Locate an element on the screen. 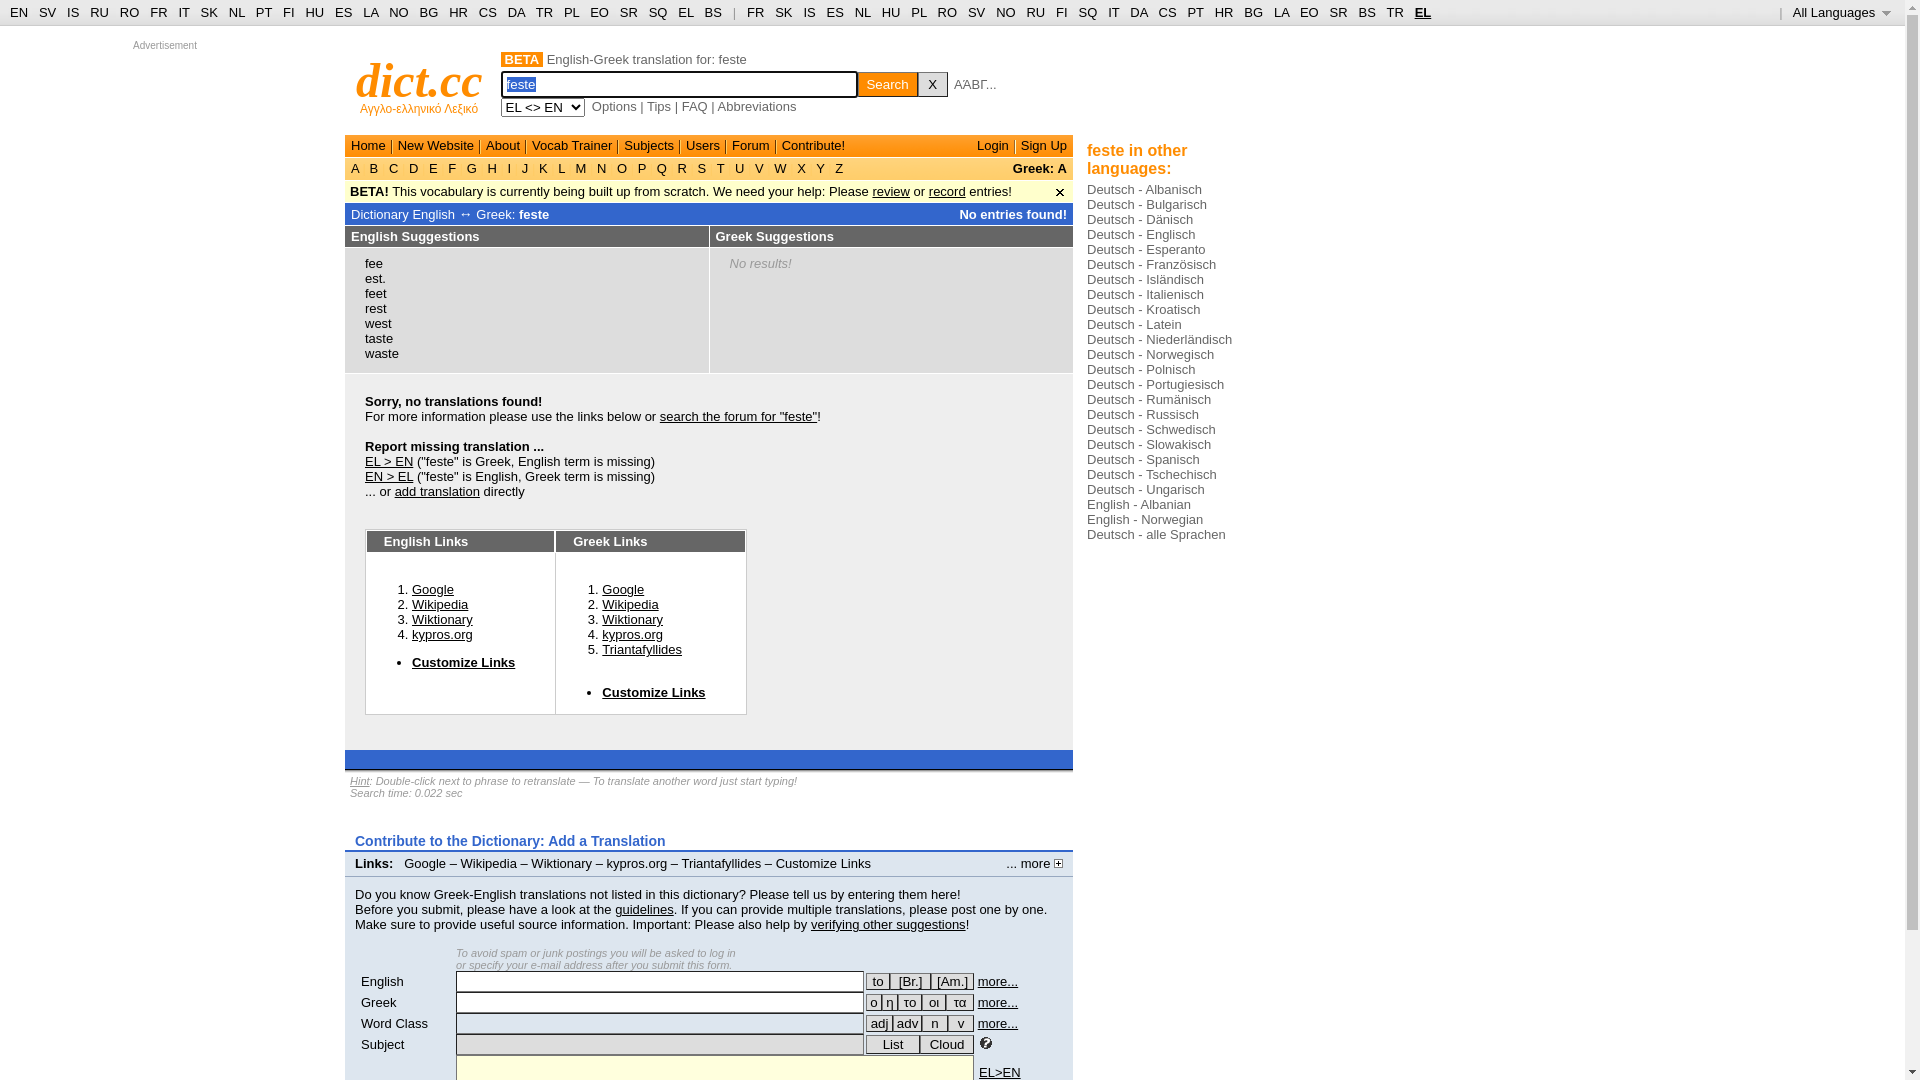  'SK' is located at coordinates (773, 12).